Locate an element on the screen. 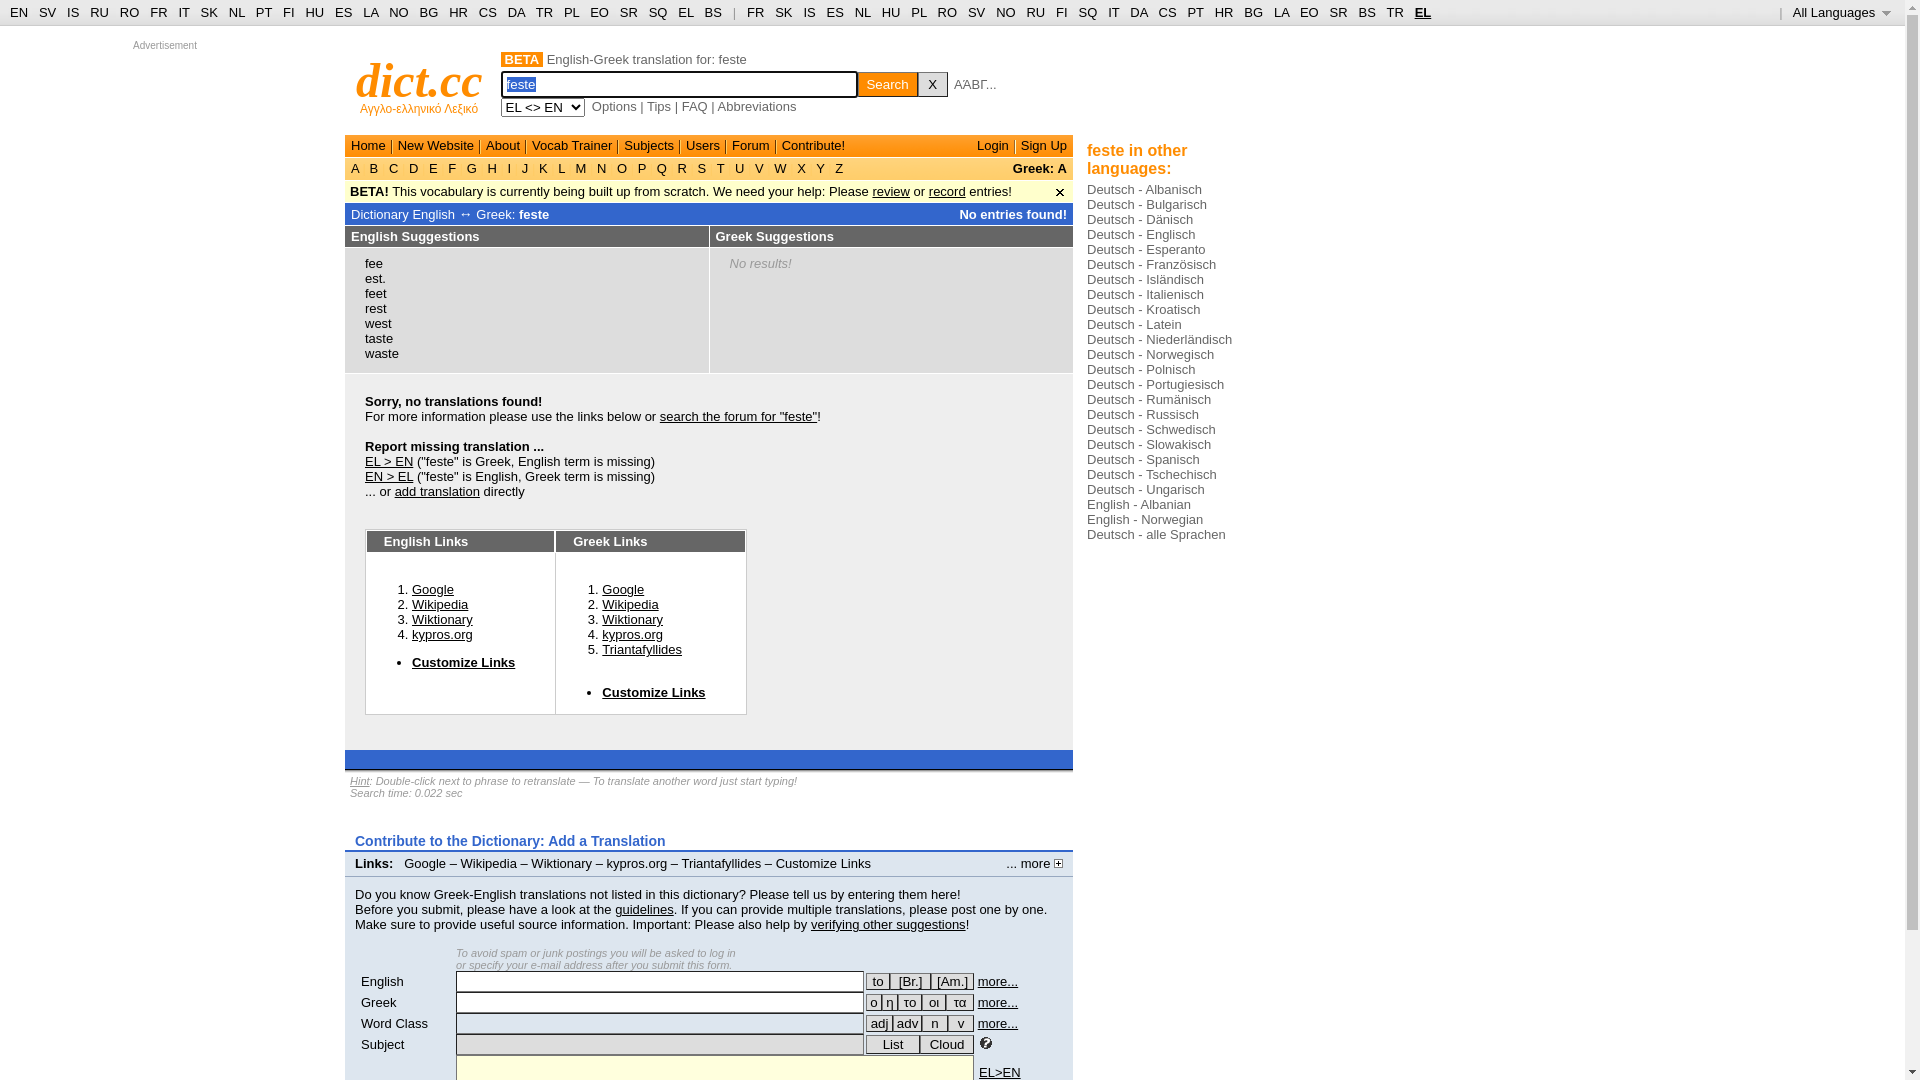  'SK' is located at coordinates (773, 12).